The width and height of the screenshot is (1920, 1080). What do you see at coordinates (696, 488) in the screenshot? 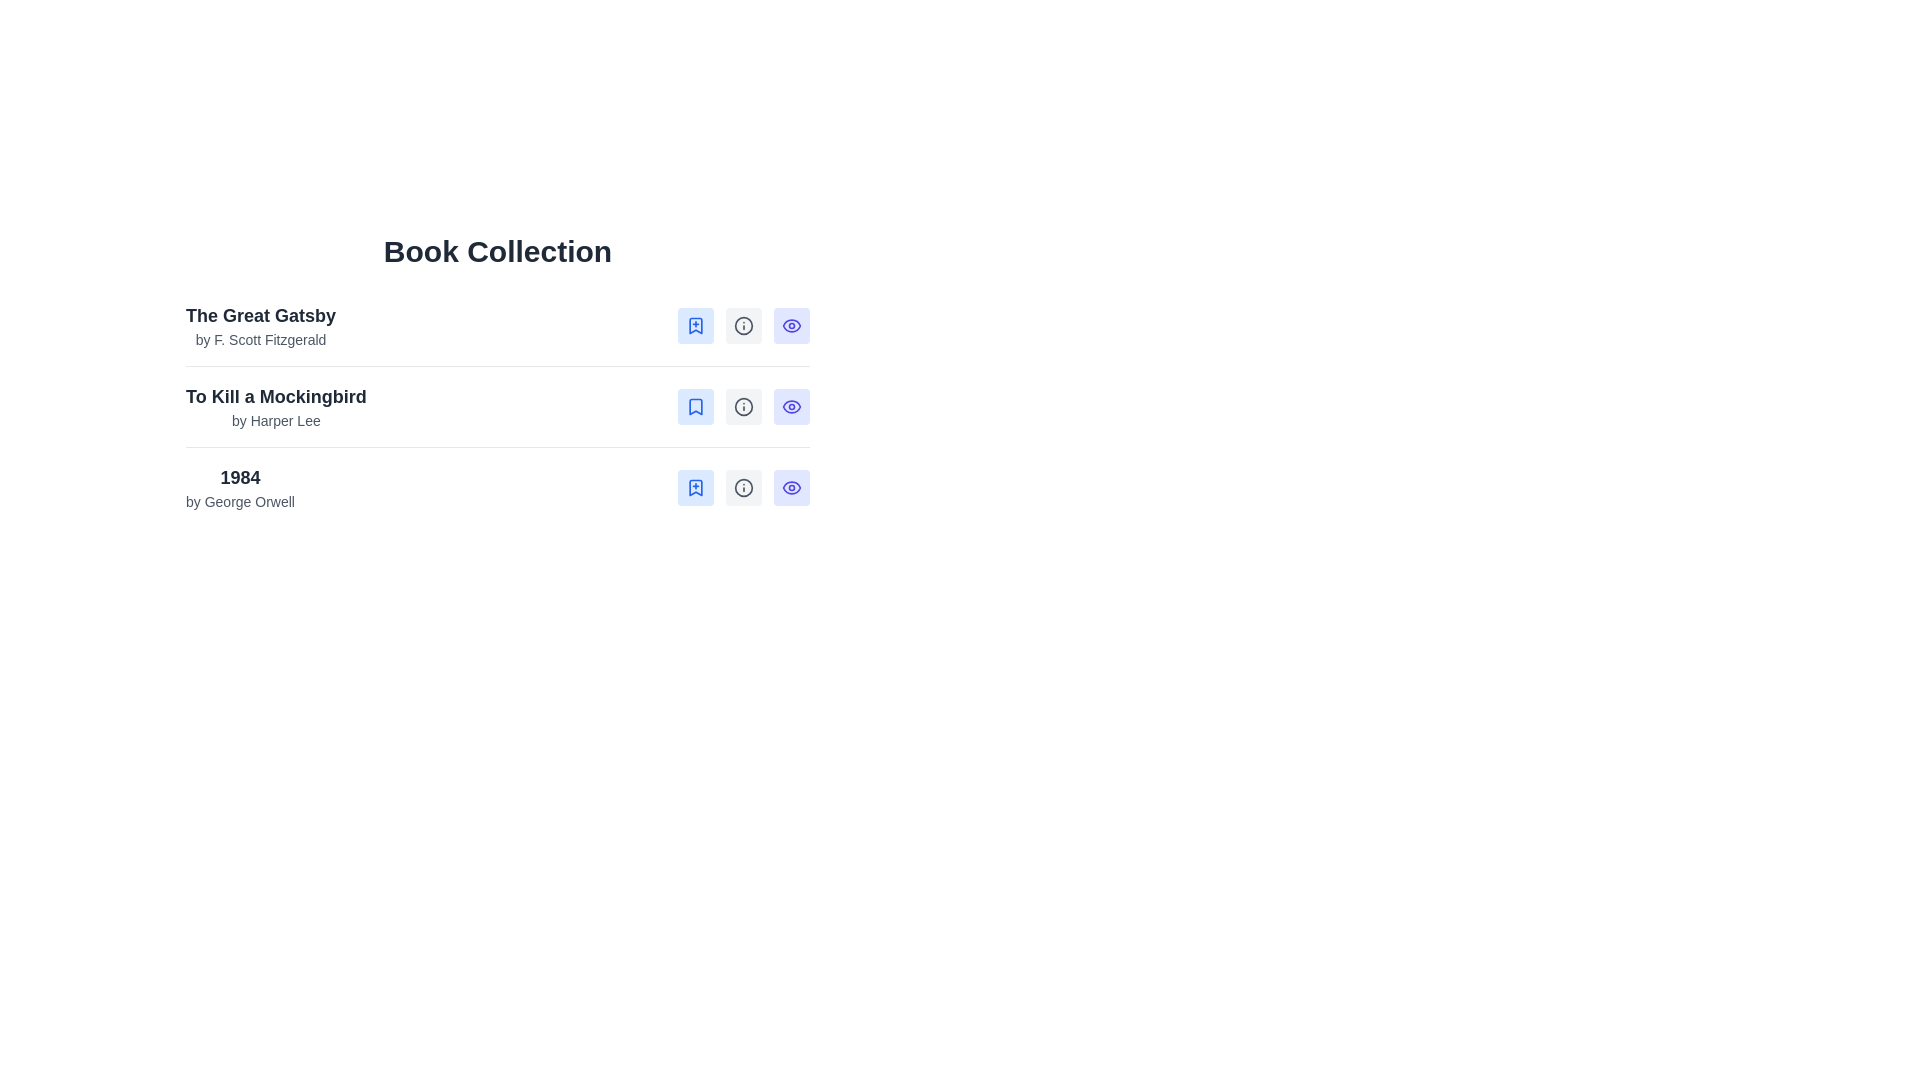
I see `the bookmark button for the book '1984' by George Orwell` at bounding box center [696, 488].